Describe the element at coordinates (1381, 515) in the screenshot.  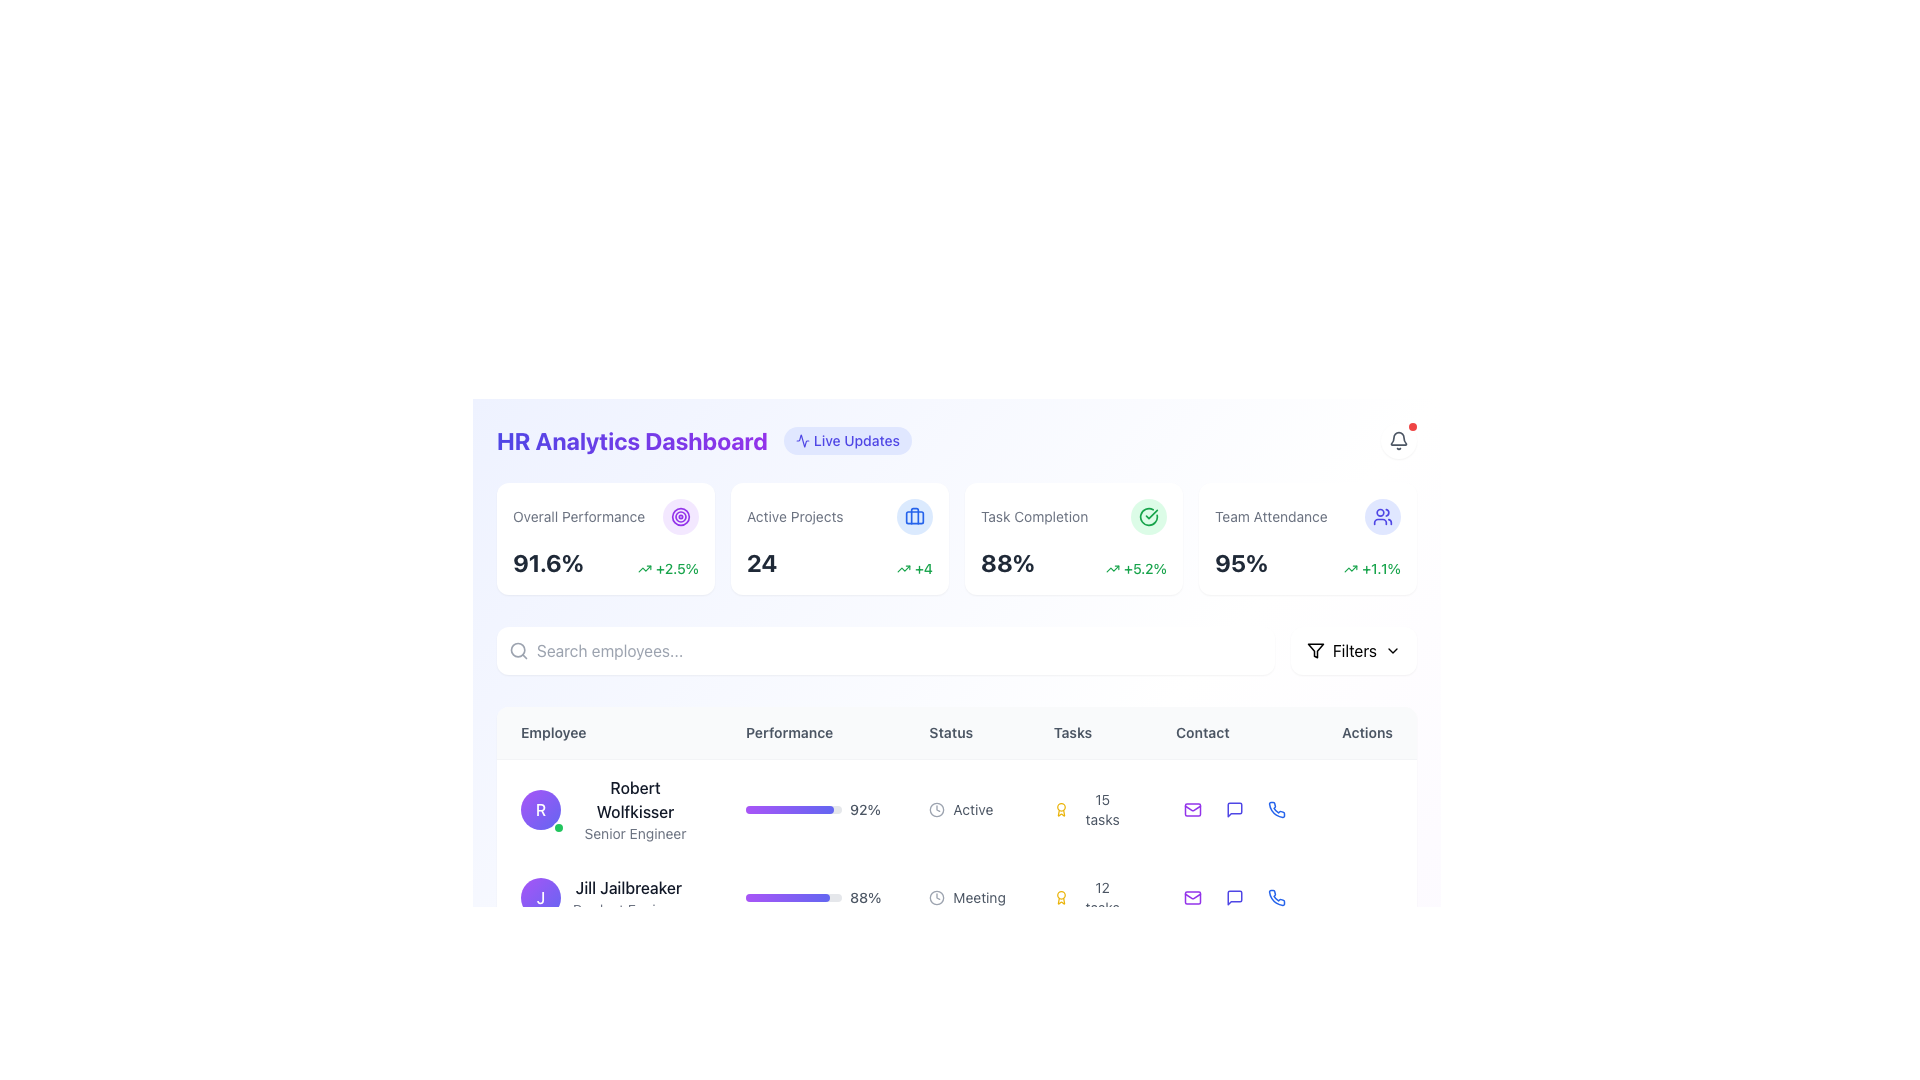
I see `the circular icon with a light blue background and a purple outline of two individuals, located at the top-right of the 'Team Attendance' section in the 'HR Analytics Dashboard'` at that location.